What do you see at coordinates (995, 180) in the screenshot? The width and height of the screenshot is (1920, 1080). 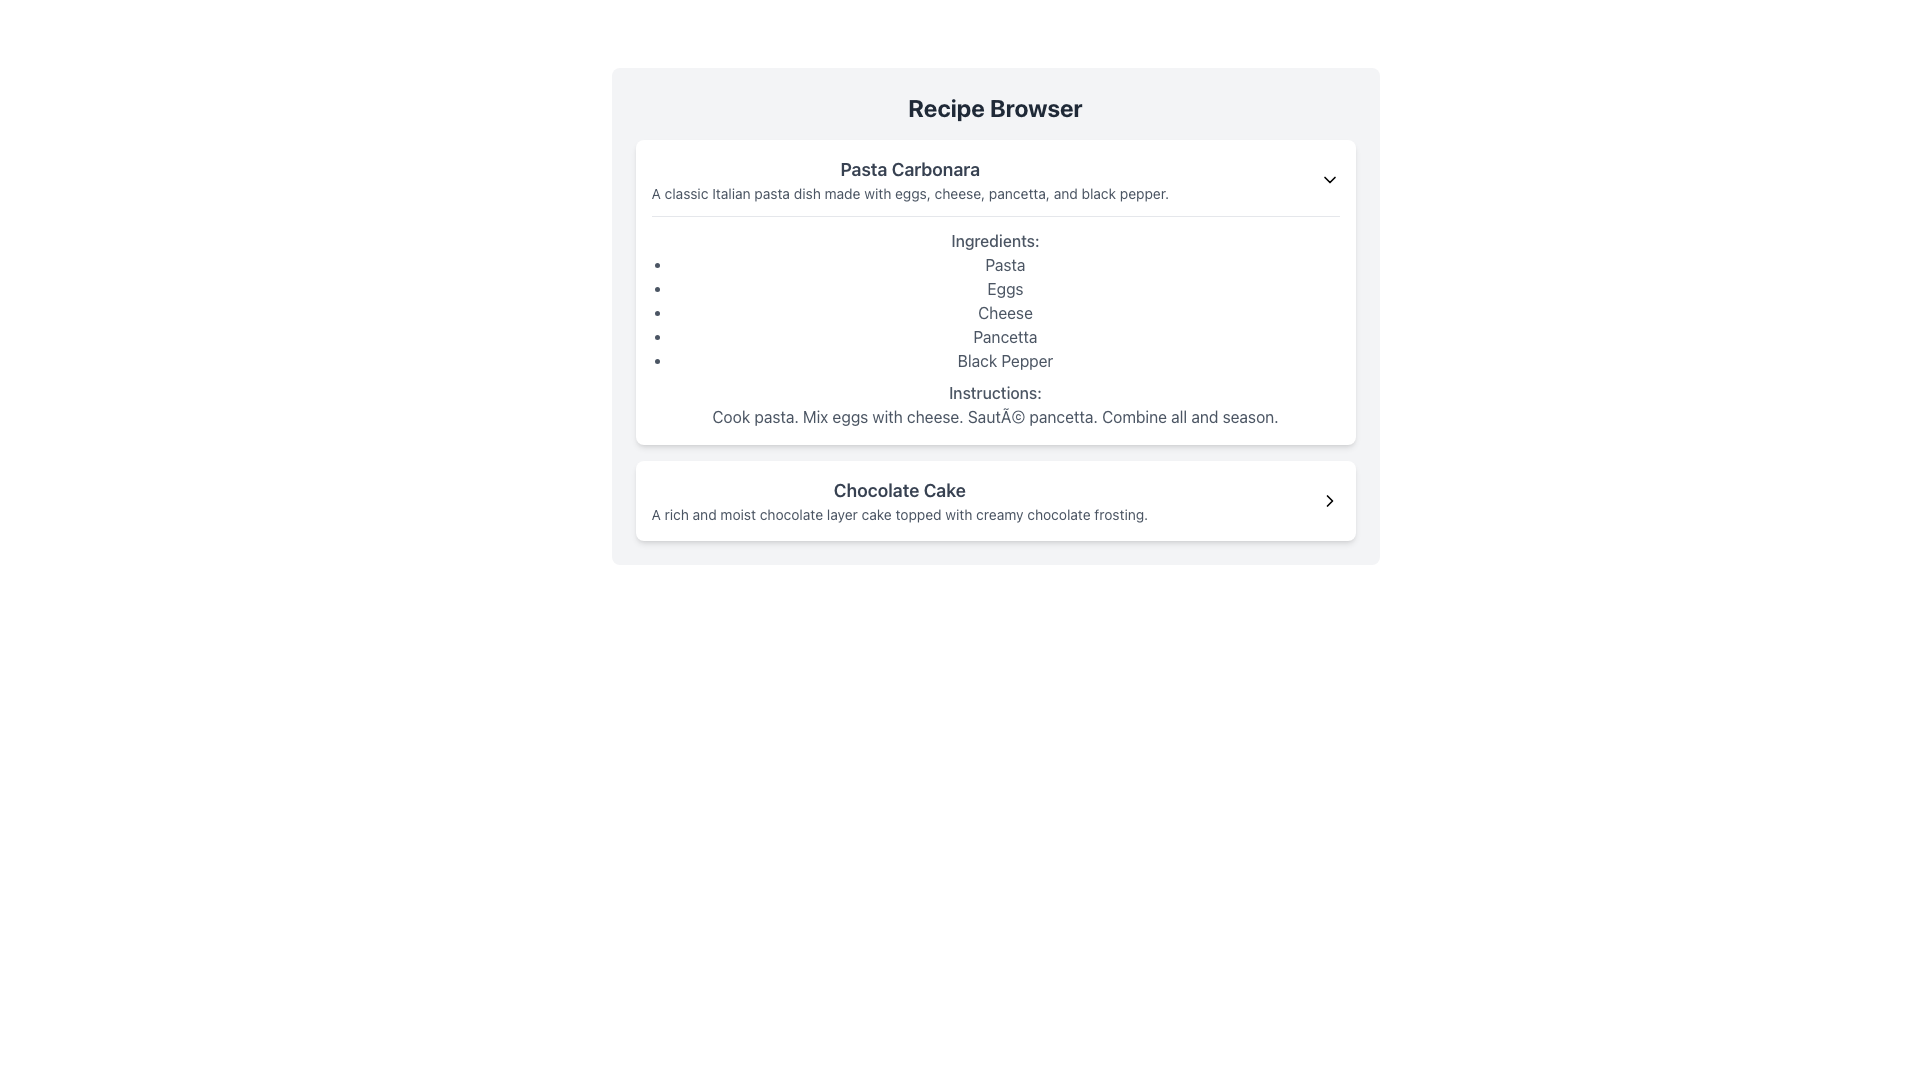 I see `title and description of the recipe from the text block at the top of the recipe list, which includes a collapsible/expandable indicator with a downward arrow icon` at bounding box center [995, 180].